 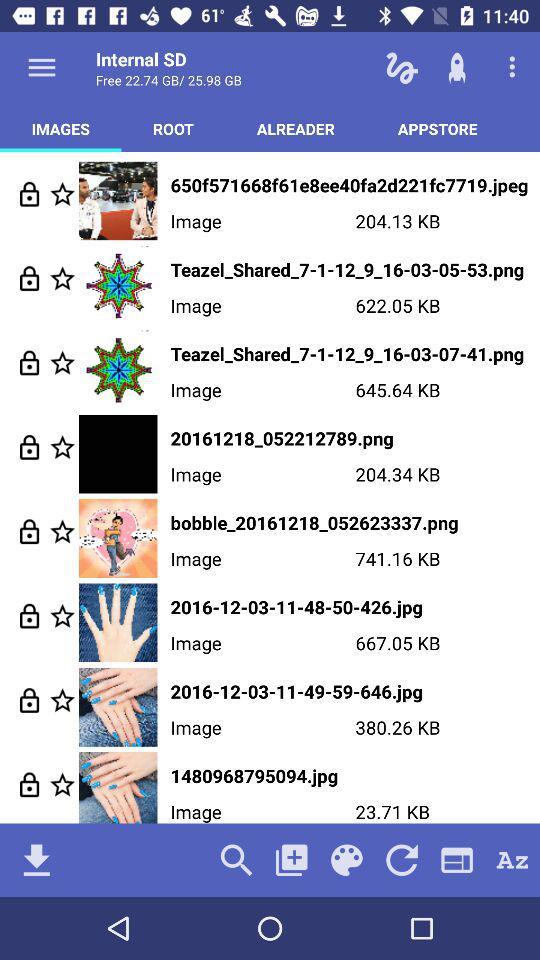 I want to click on this image, so click(x=62, y=194).